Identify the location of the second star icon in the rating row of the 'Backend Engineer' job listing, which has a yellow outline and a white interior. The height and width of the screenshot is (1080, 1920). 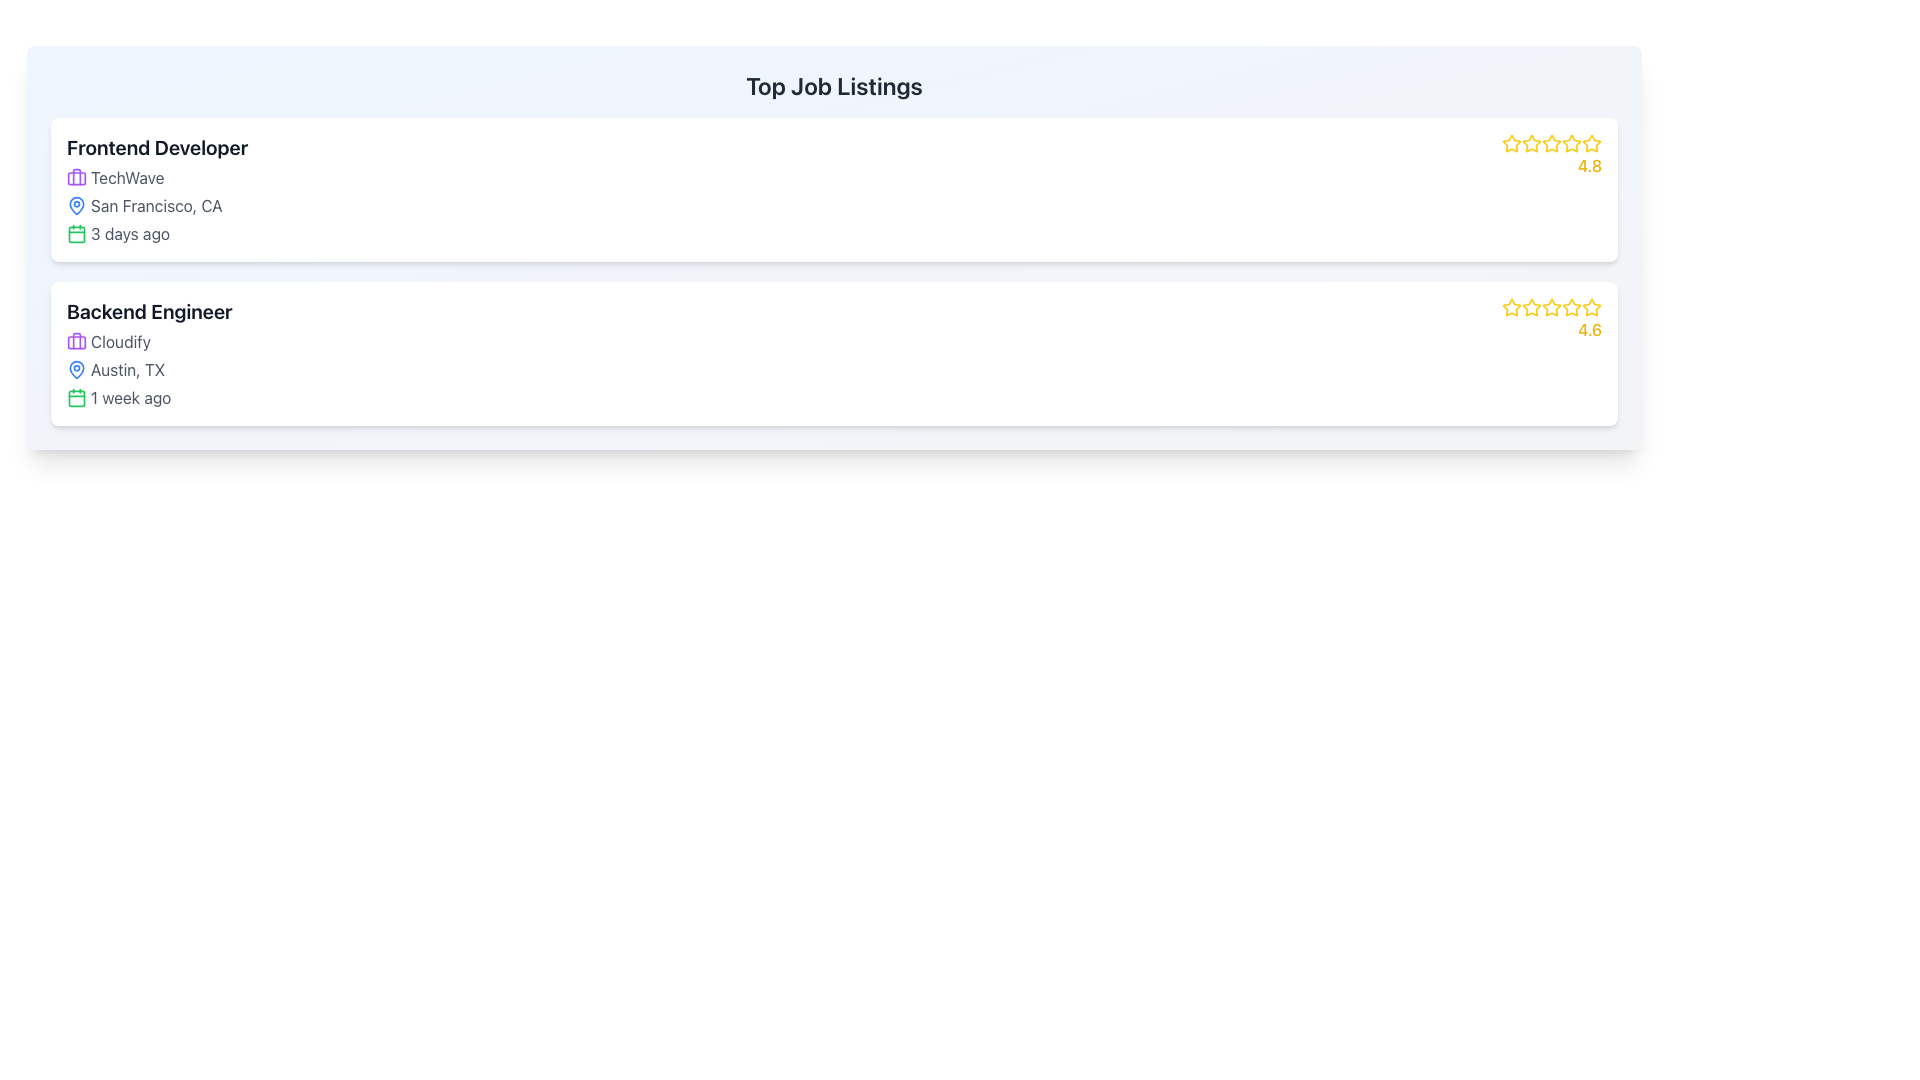
(1570, 307).